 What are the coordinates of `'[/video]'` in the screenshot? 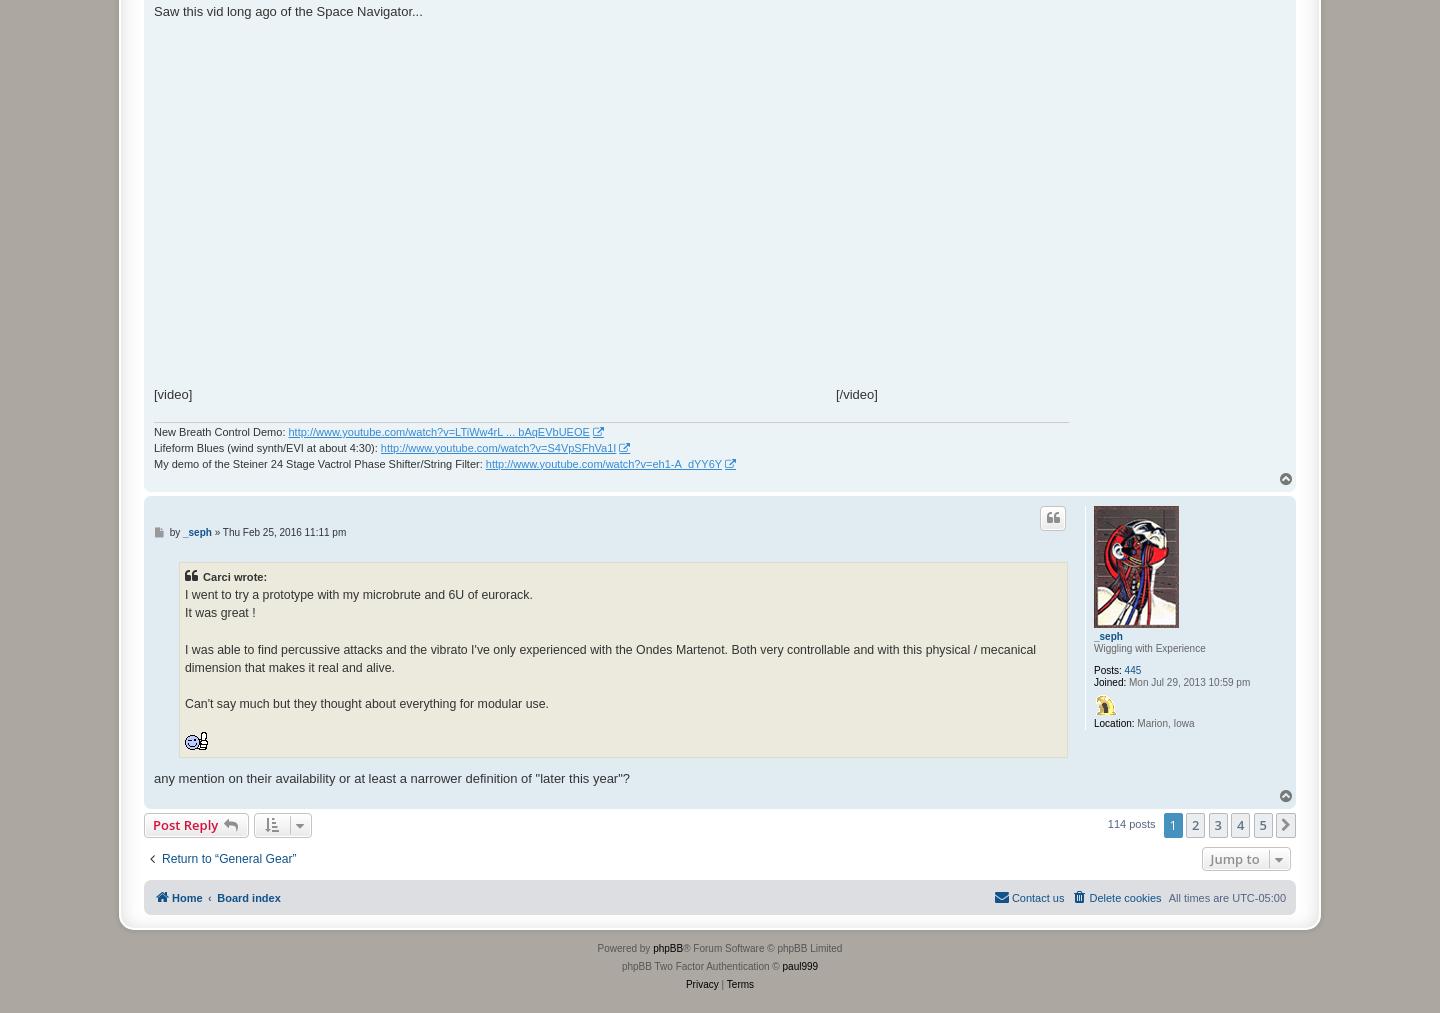 It's located at (853, 394).